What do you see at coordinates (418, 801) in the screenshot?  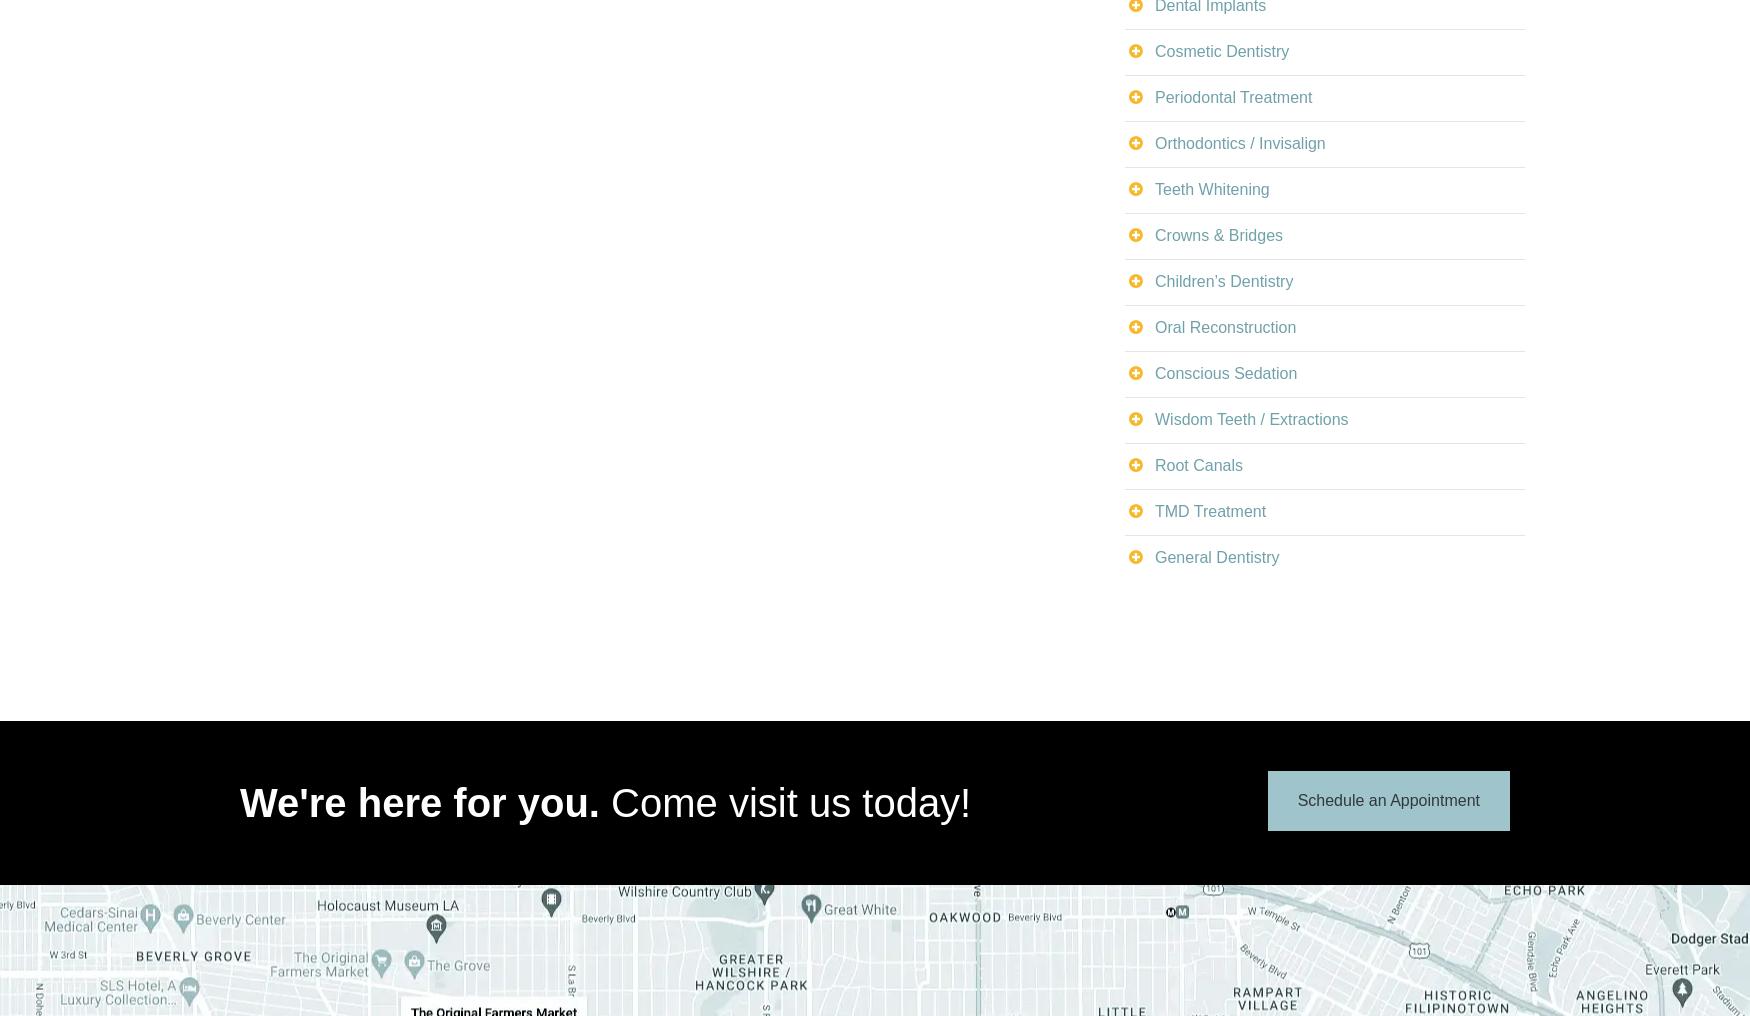 I see `'We're here for you.'` at bounding box center [418, 801].